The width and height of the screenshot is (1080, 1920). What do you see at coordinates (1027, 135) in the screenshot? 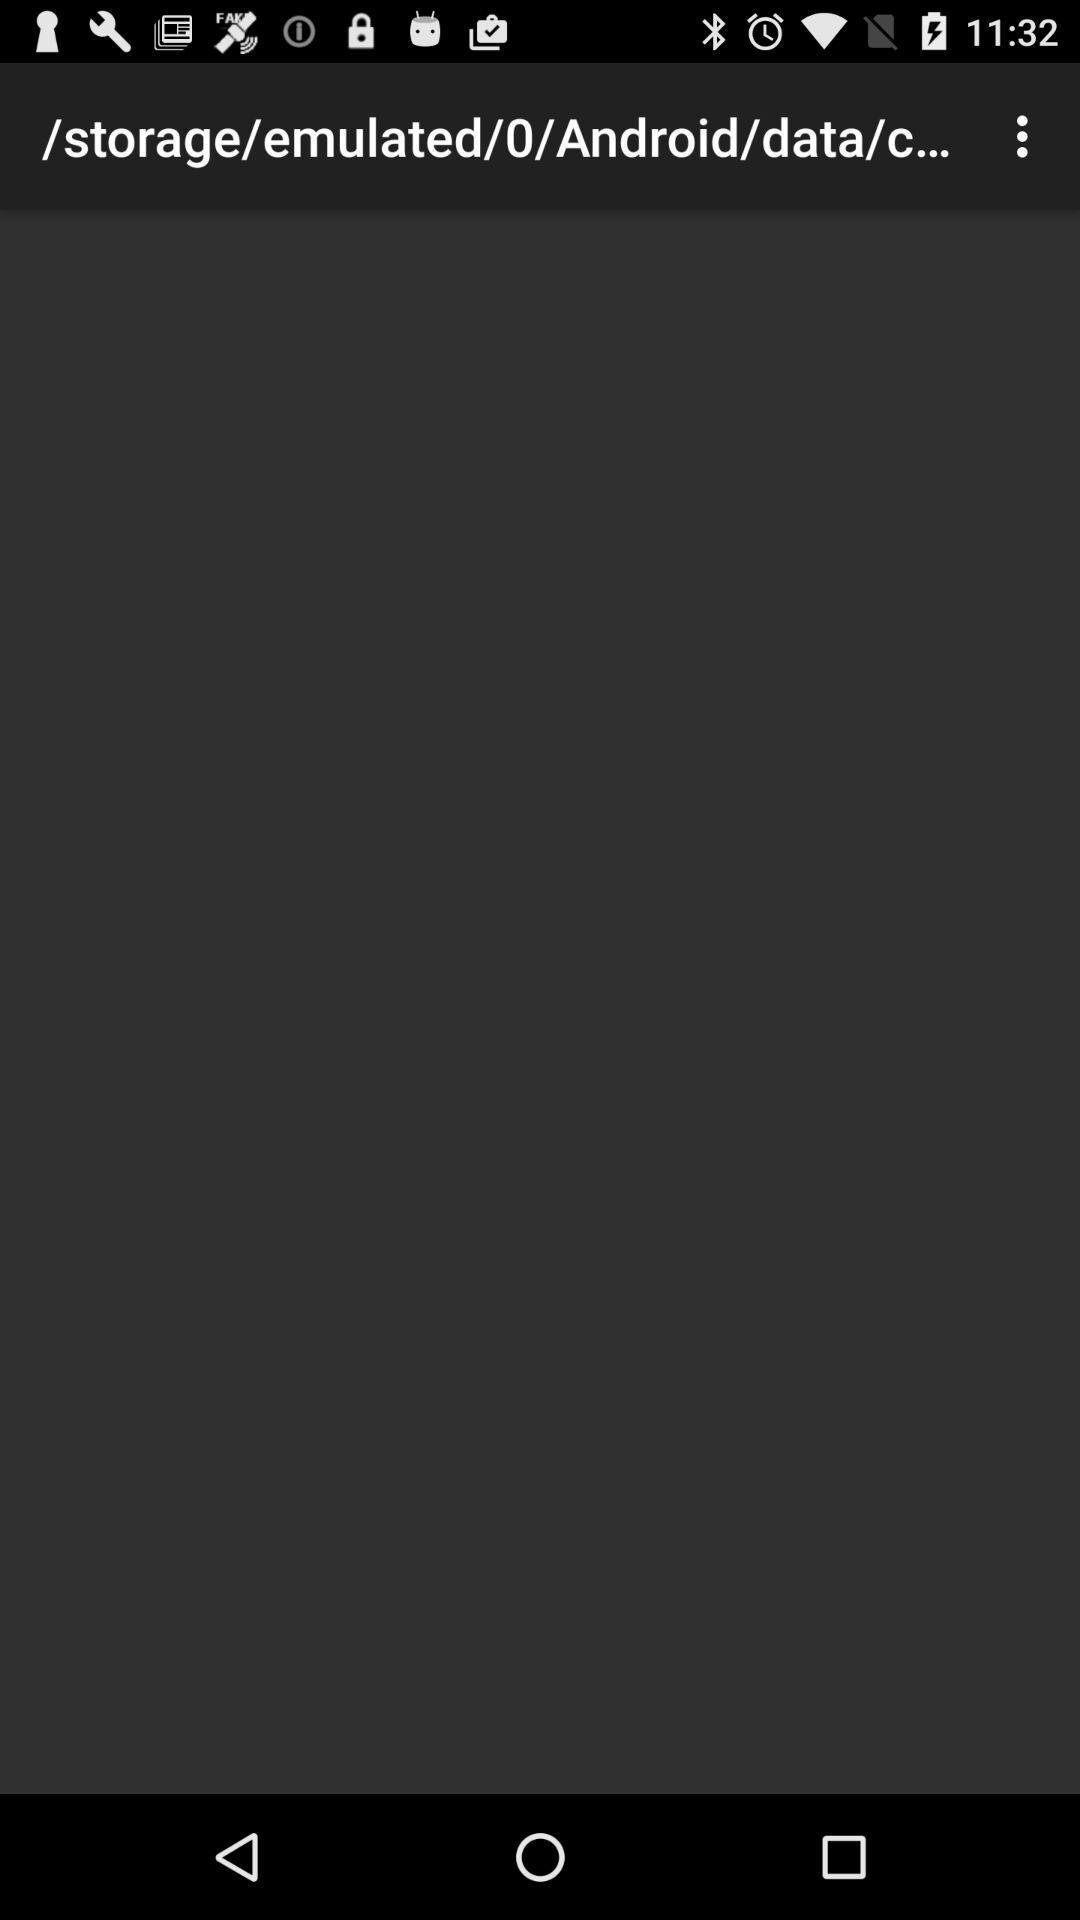
I see `item next to storage emulated 0 item` at bounding box center [1027, 135].